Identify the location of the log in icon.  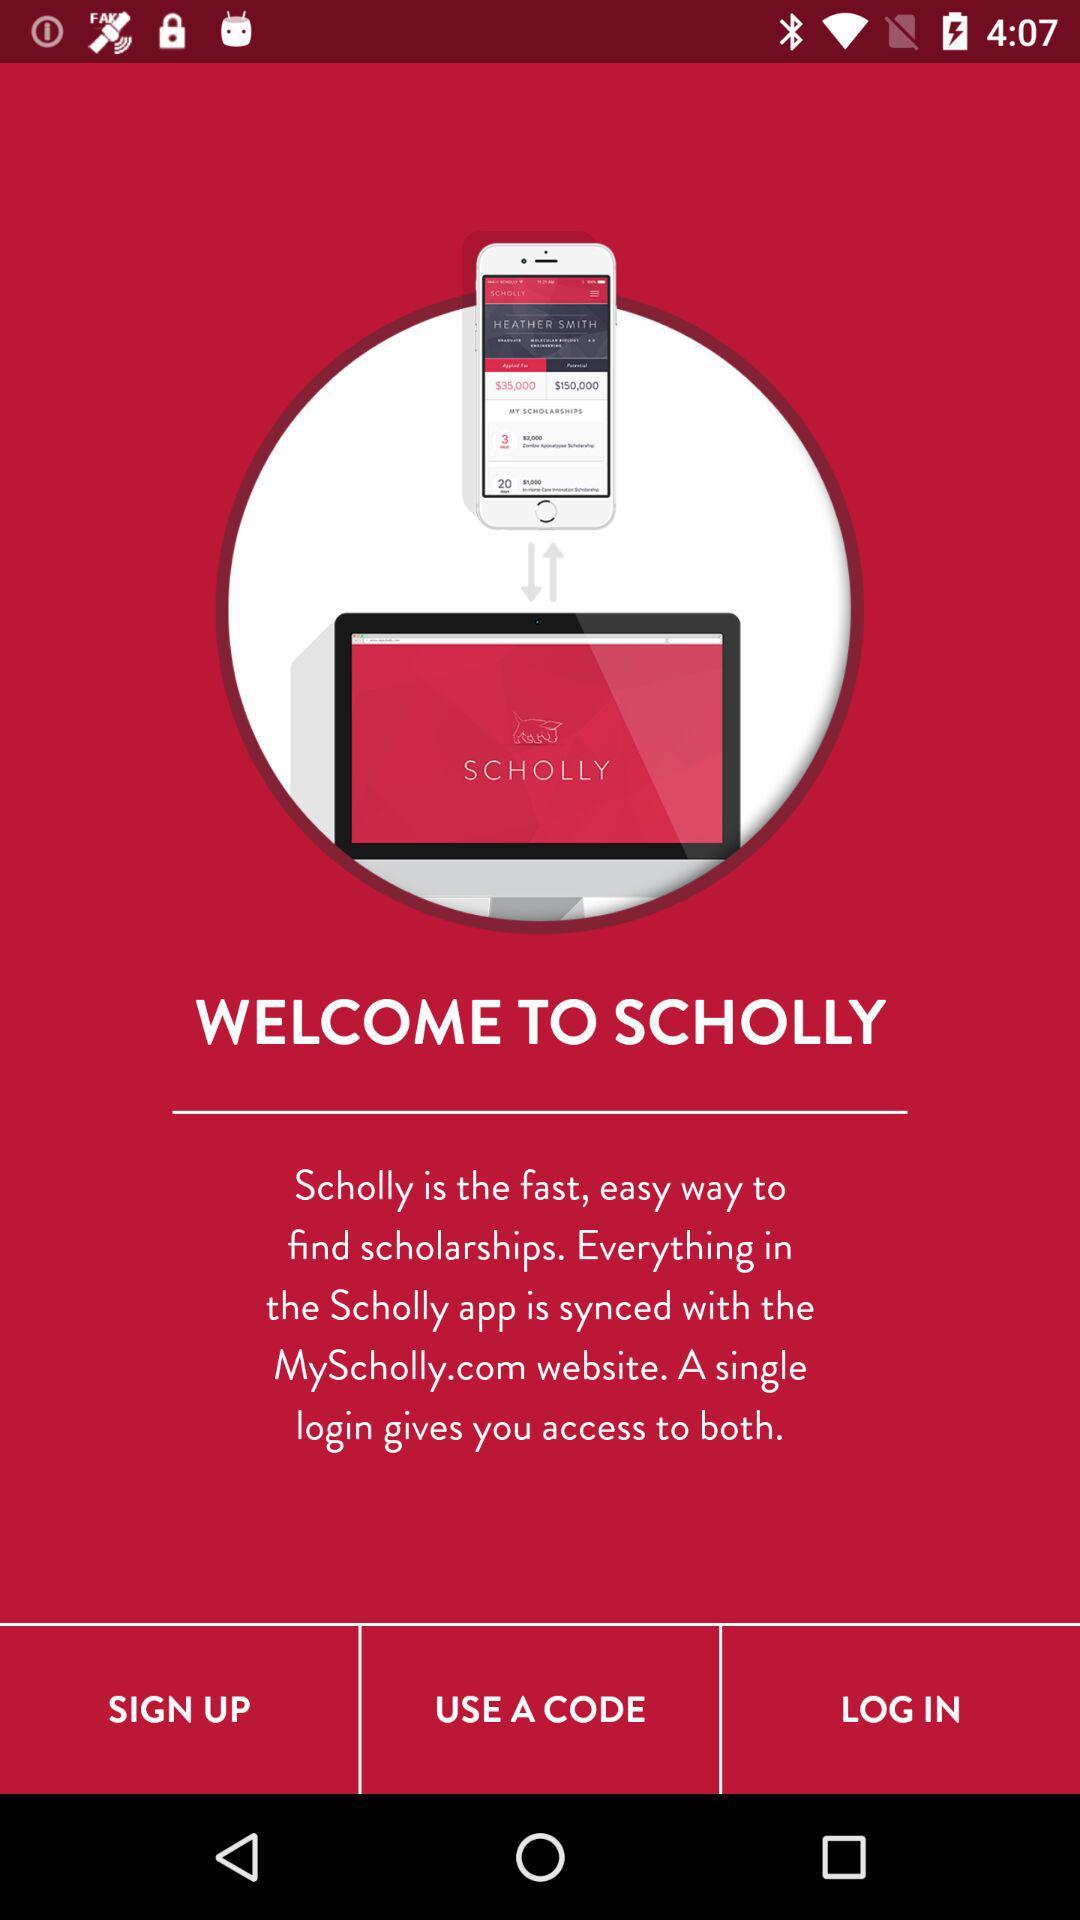
(901, 1708).